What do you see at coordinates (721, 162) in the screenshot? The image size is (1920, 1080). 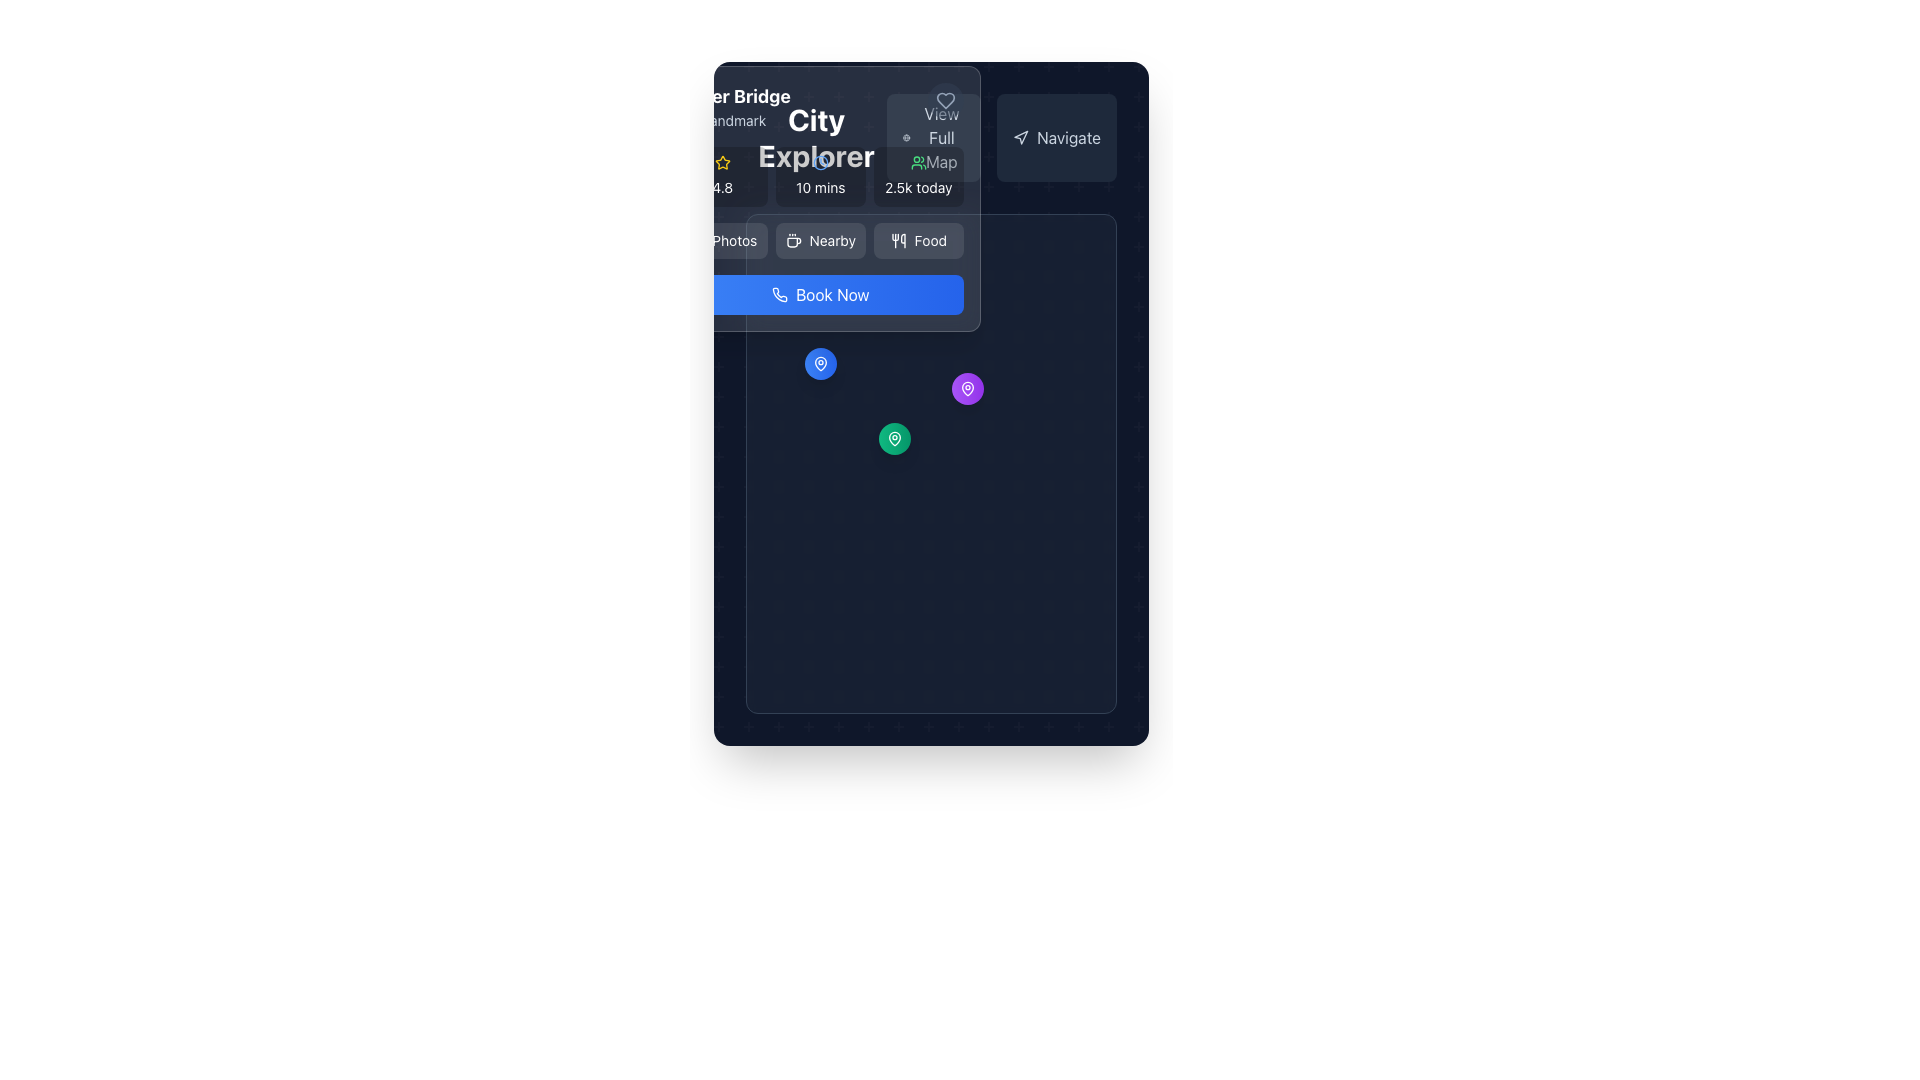 I see `the star icon located at the top center-right of the interface` at bounding box center [721, 162].